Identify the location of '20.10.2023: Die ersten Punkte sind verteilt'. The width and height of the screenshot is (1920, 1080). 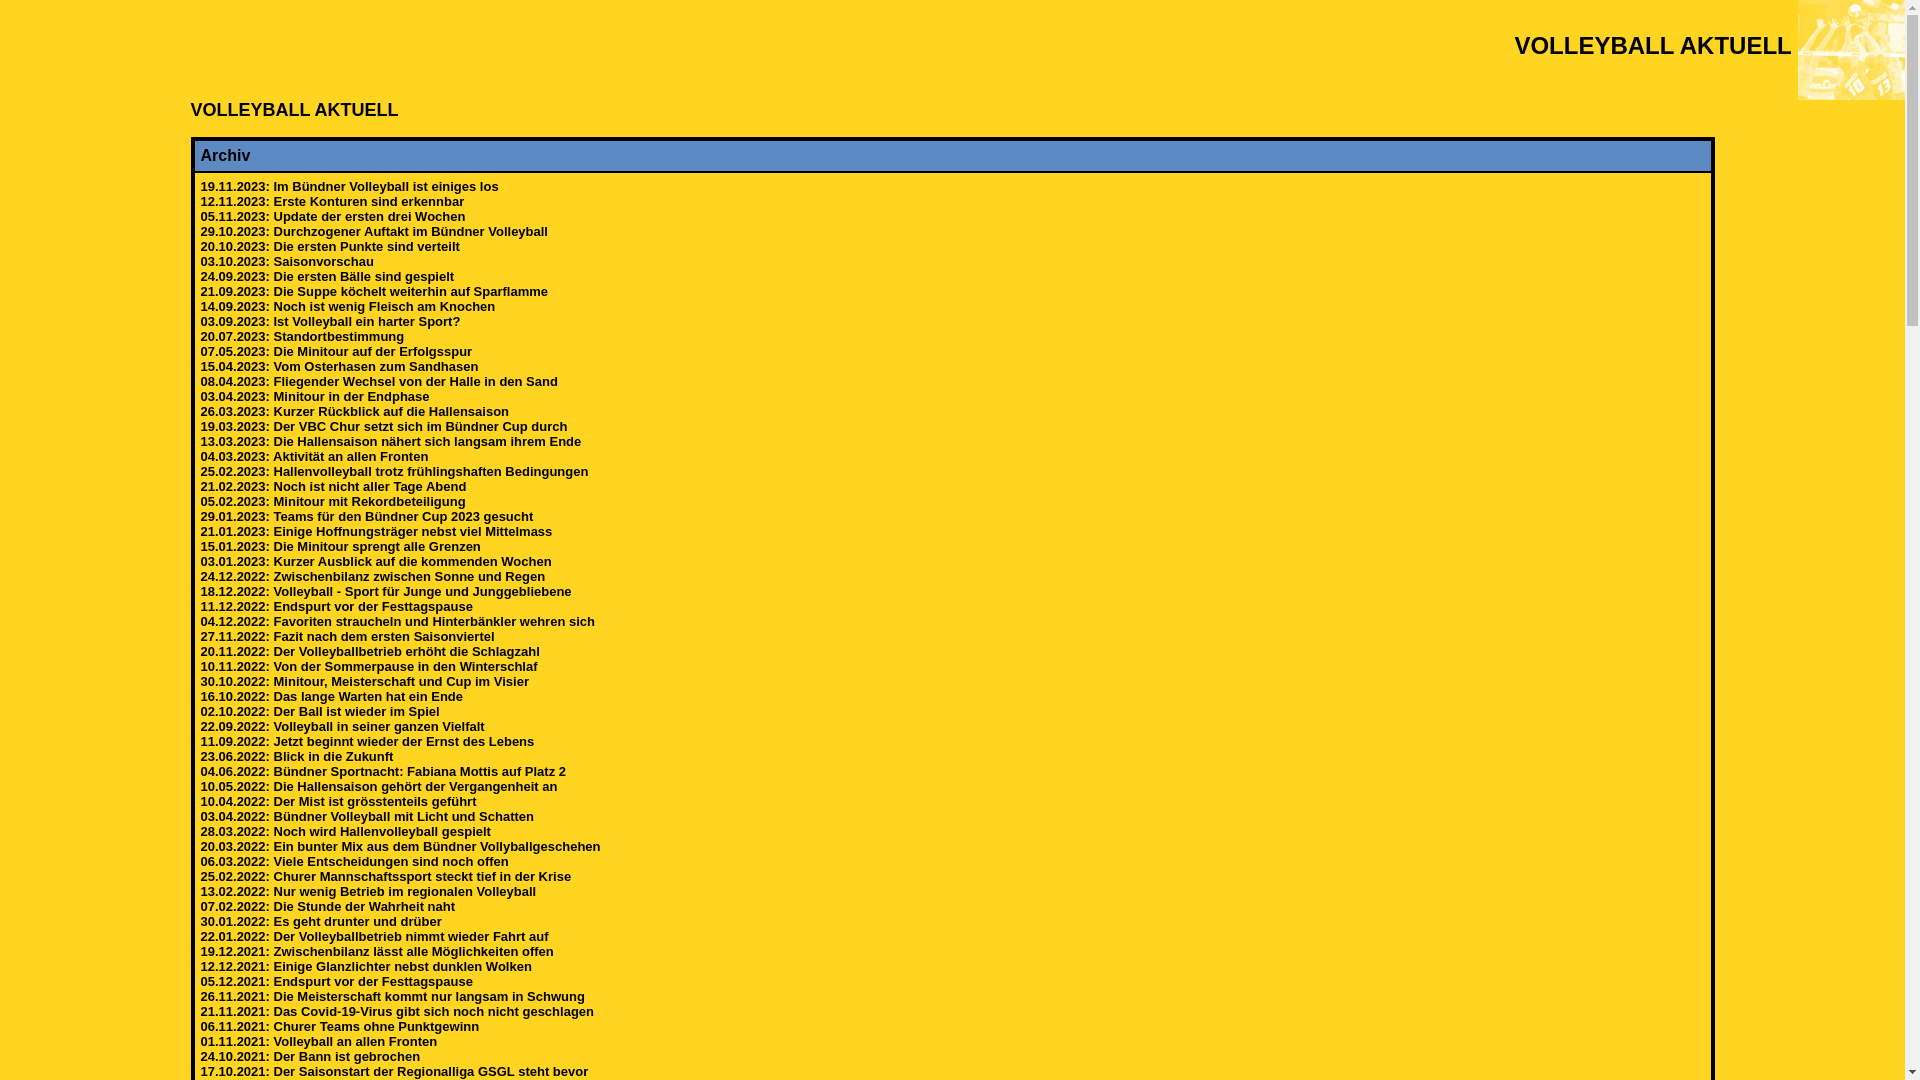
(329, 245).